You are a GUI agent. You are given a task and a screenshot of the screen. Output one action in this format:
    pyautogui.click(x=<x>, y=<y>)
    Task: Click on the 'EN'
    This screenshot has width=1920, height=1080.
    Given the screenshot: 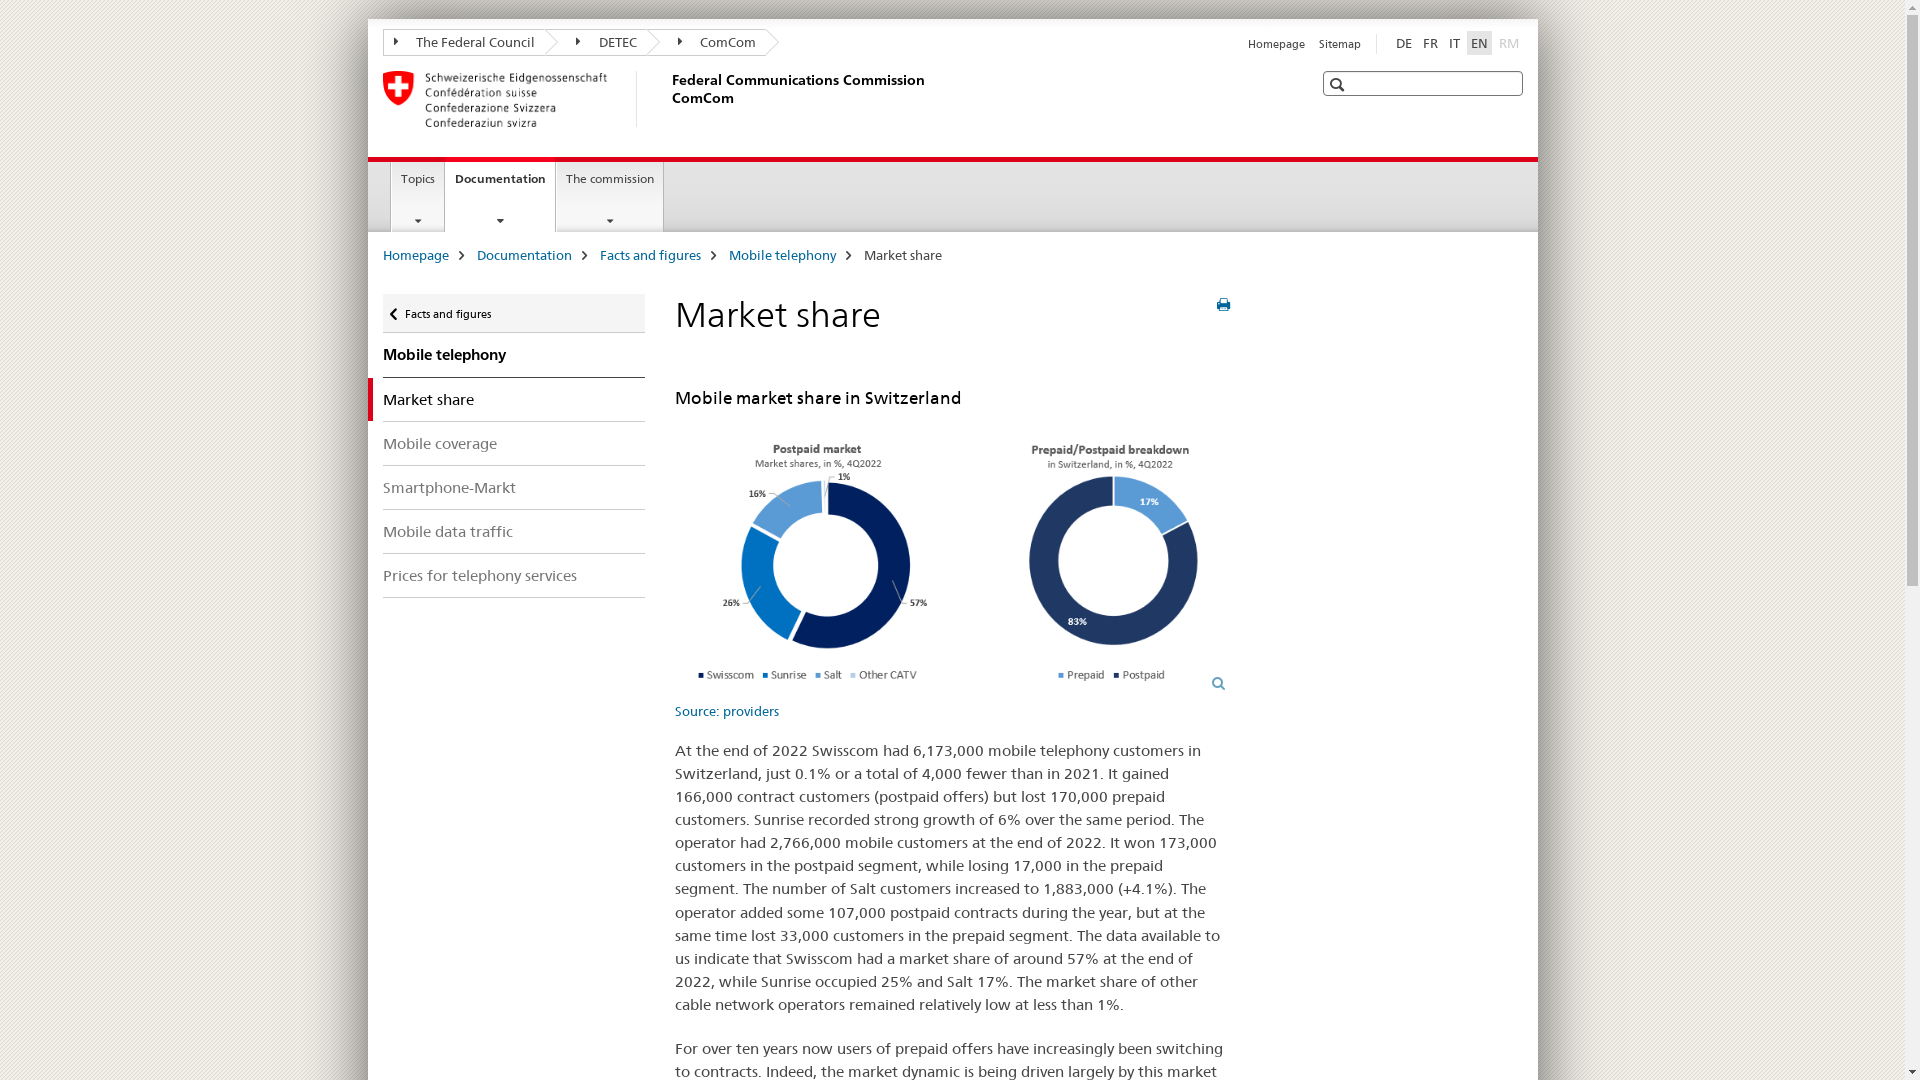 What is the action you would take?
    pyautogui.click(x=1465, y=42)
    